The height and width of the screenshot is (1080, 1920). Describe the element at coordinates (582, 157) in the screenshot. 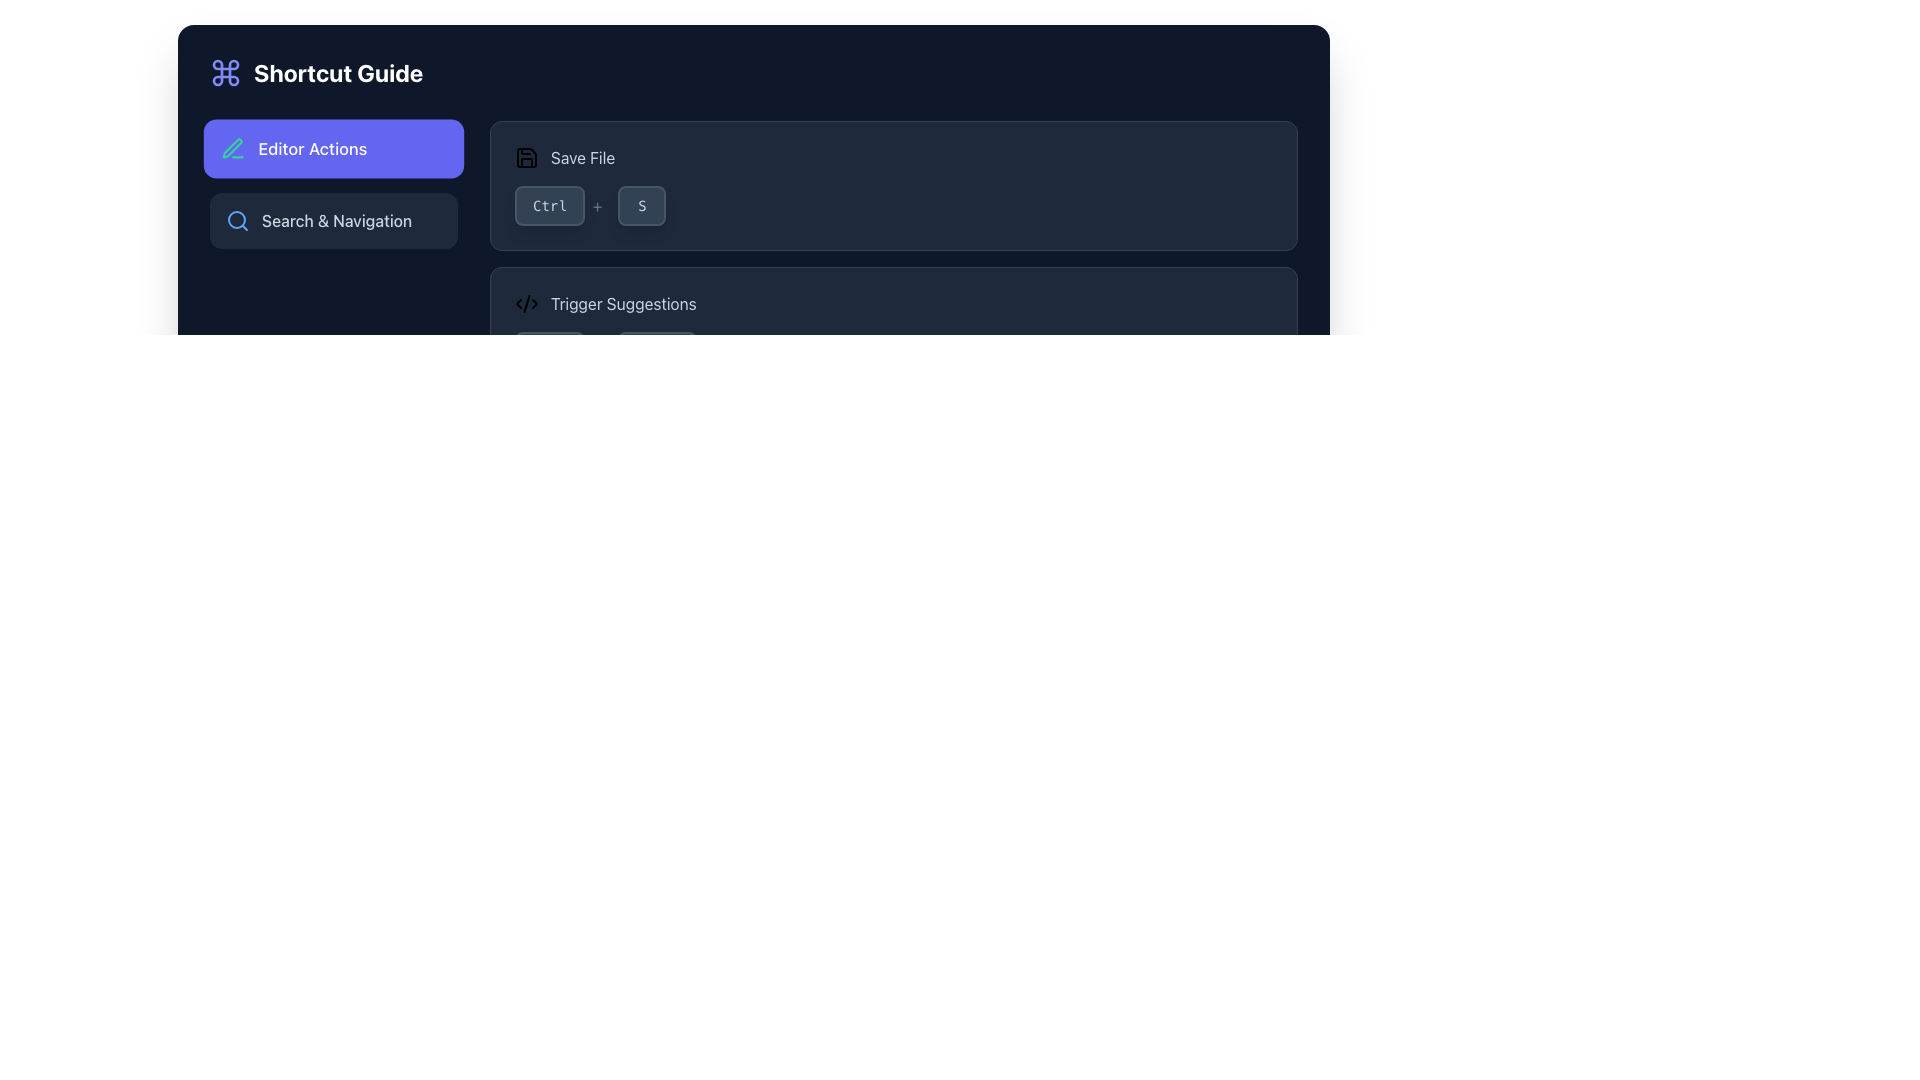

I see `the 'Save File' label, which is styled with a light slate color and positioned to the right of a save icon in the top-right area of the UI` at that location.